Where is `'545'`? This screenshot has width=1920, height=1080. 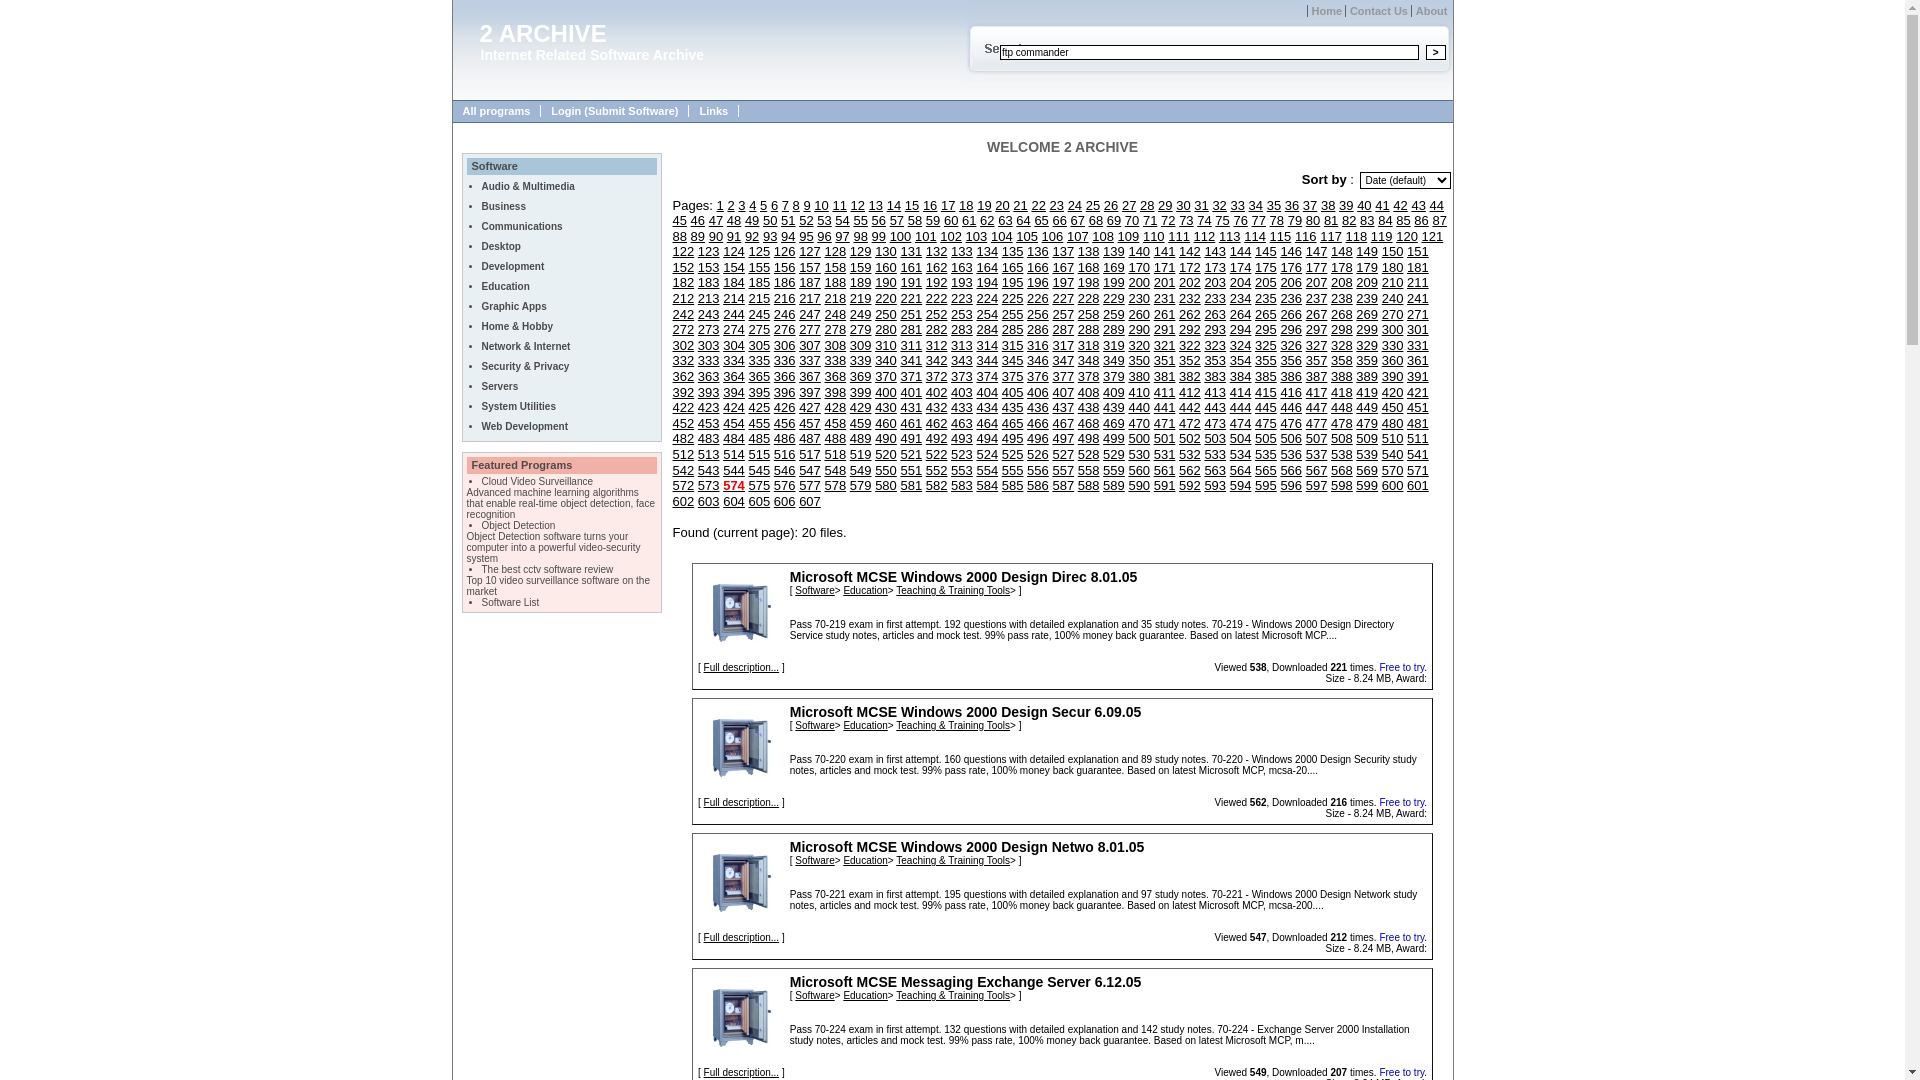 '545' is located at coordinates (757, 470).